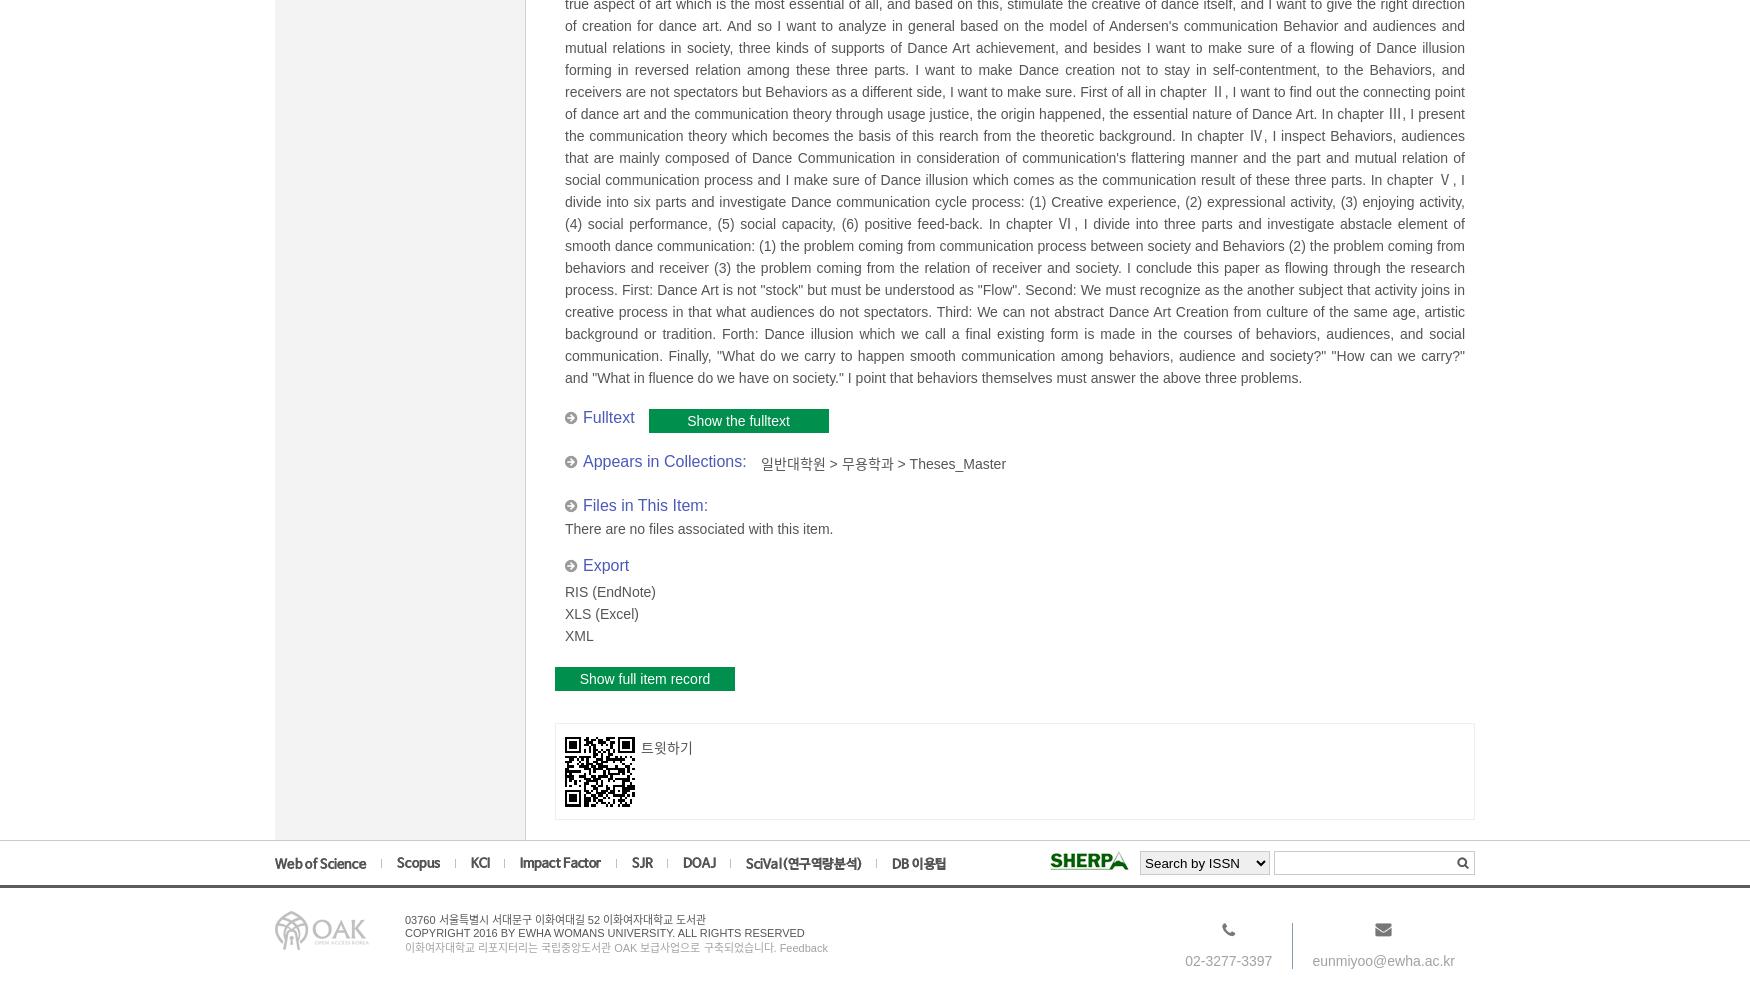 Image resolution: width=1750 pixels, height=1002 pixels. Describe the element at coordinates (737, 420) in the screenshot. I see `'Show the fulltext'` at that location.